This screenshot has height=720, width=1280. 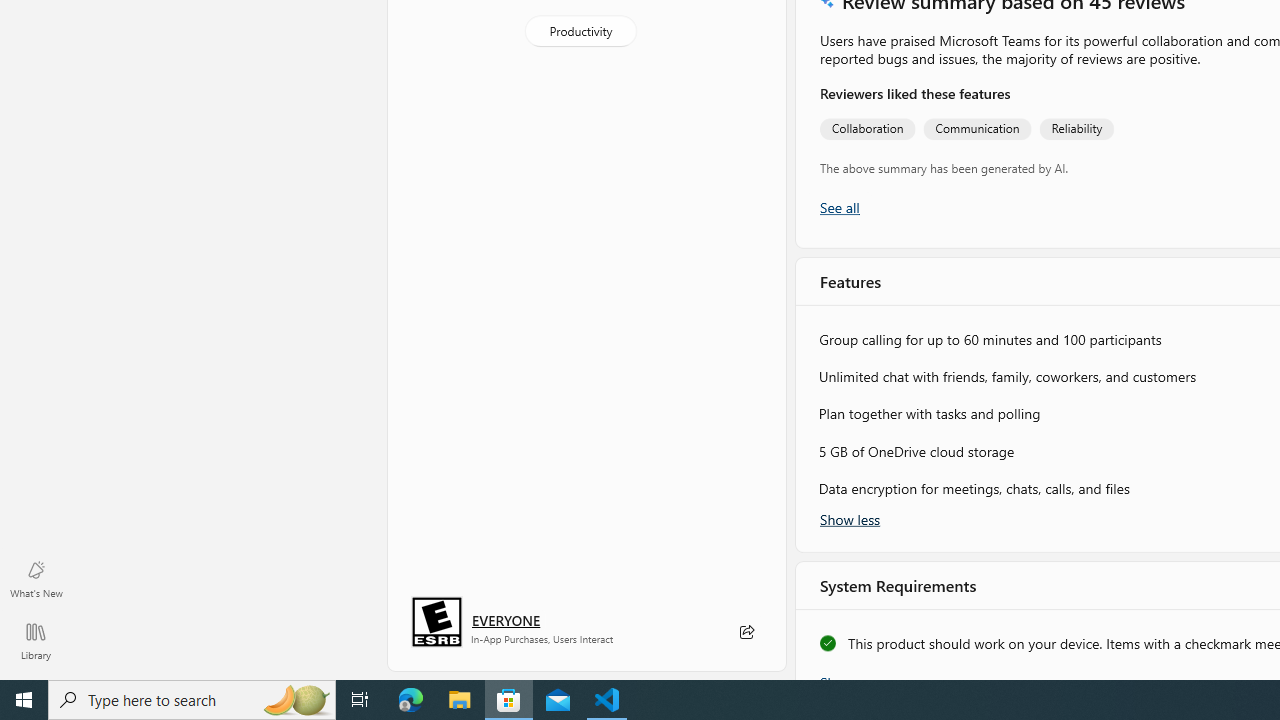 What do you see at coordinates (578, 30) in the screenshot?
I see `'Productivity'` at bounding box center [578, 30].